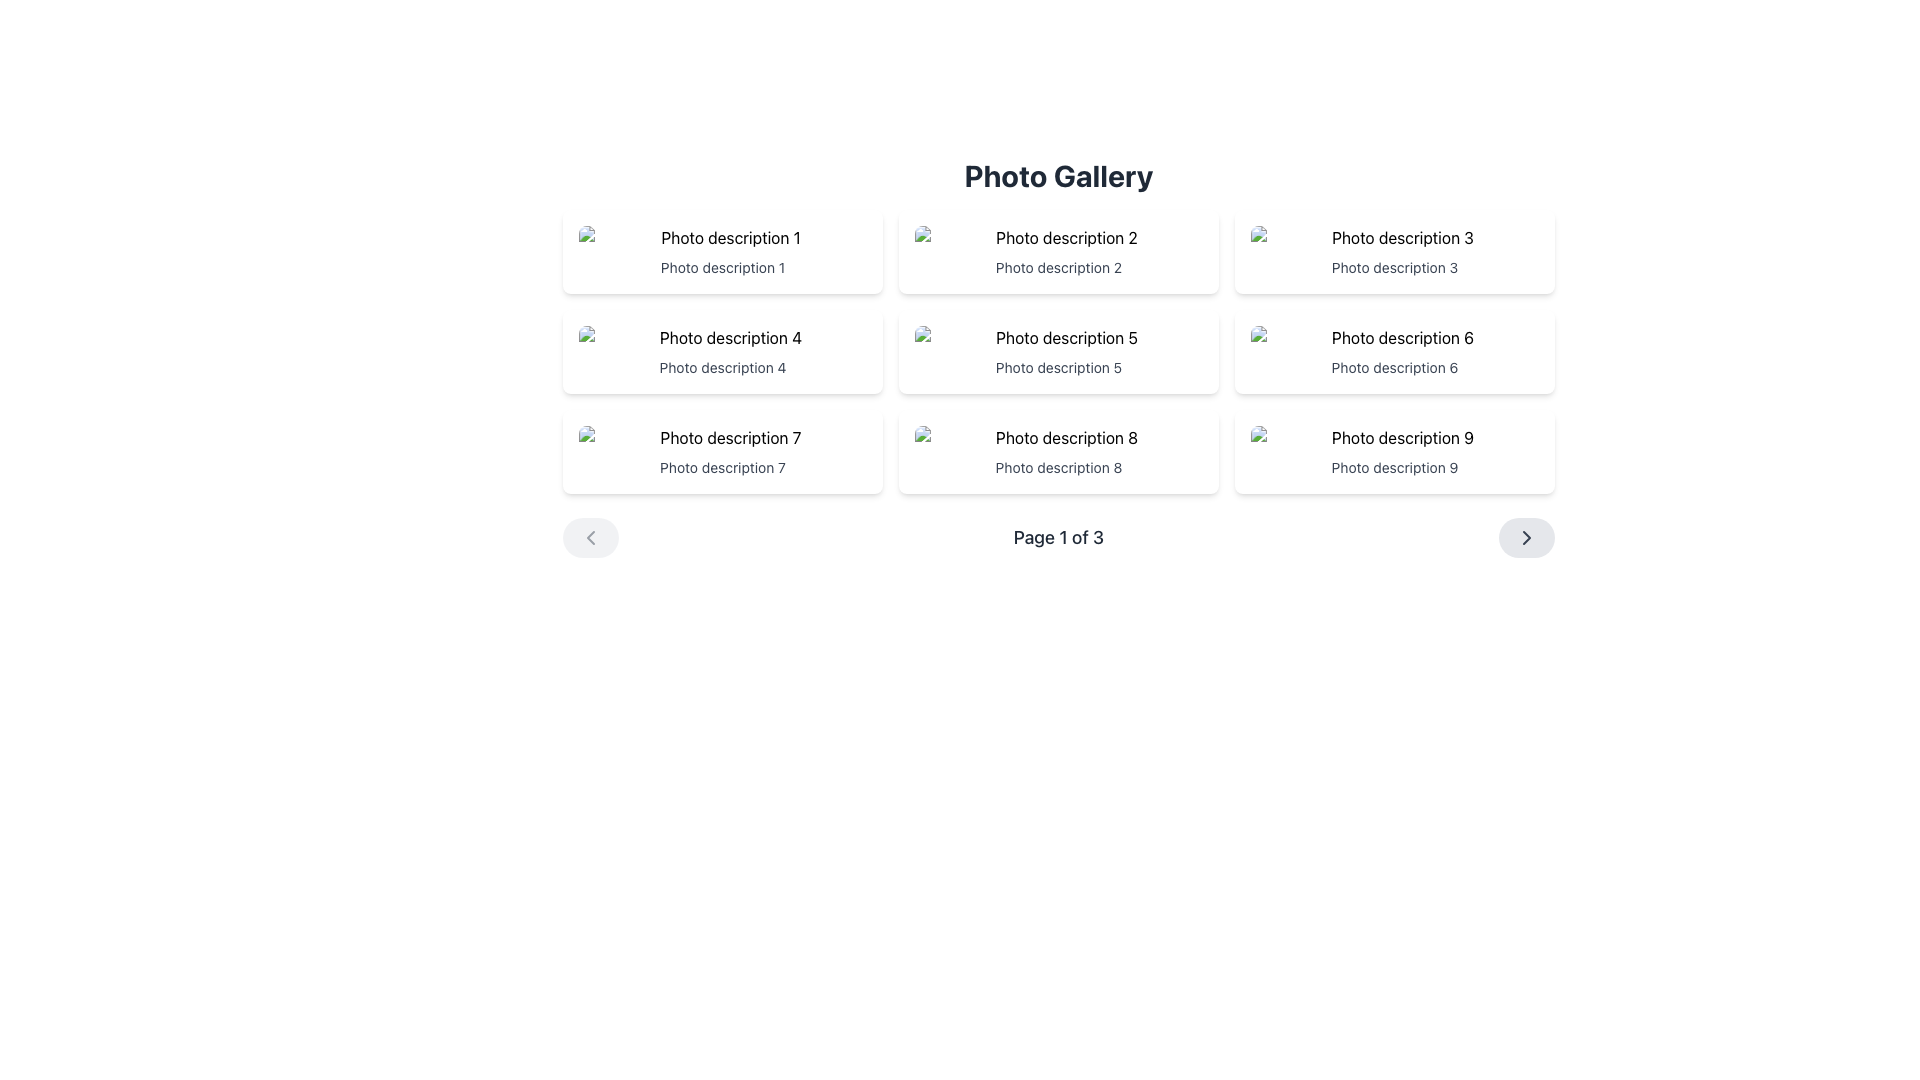 The width and height of the screenshot is (1920, 1080). What do you see at coordinates (1058, 175) in the screenshot?
I see `the text label that serves as the title for the photo gallery section, which is located centrally at the top of the interface` at bounding box center [1058, 175].